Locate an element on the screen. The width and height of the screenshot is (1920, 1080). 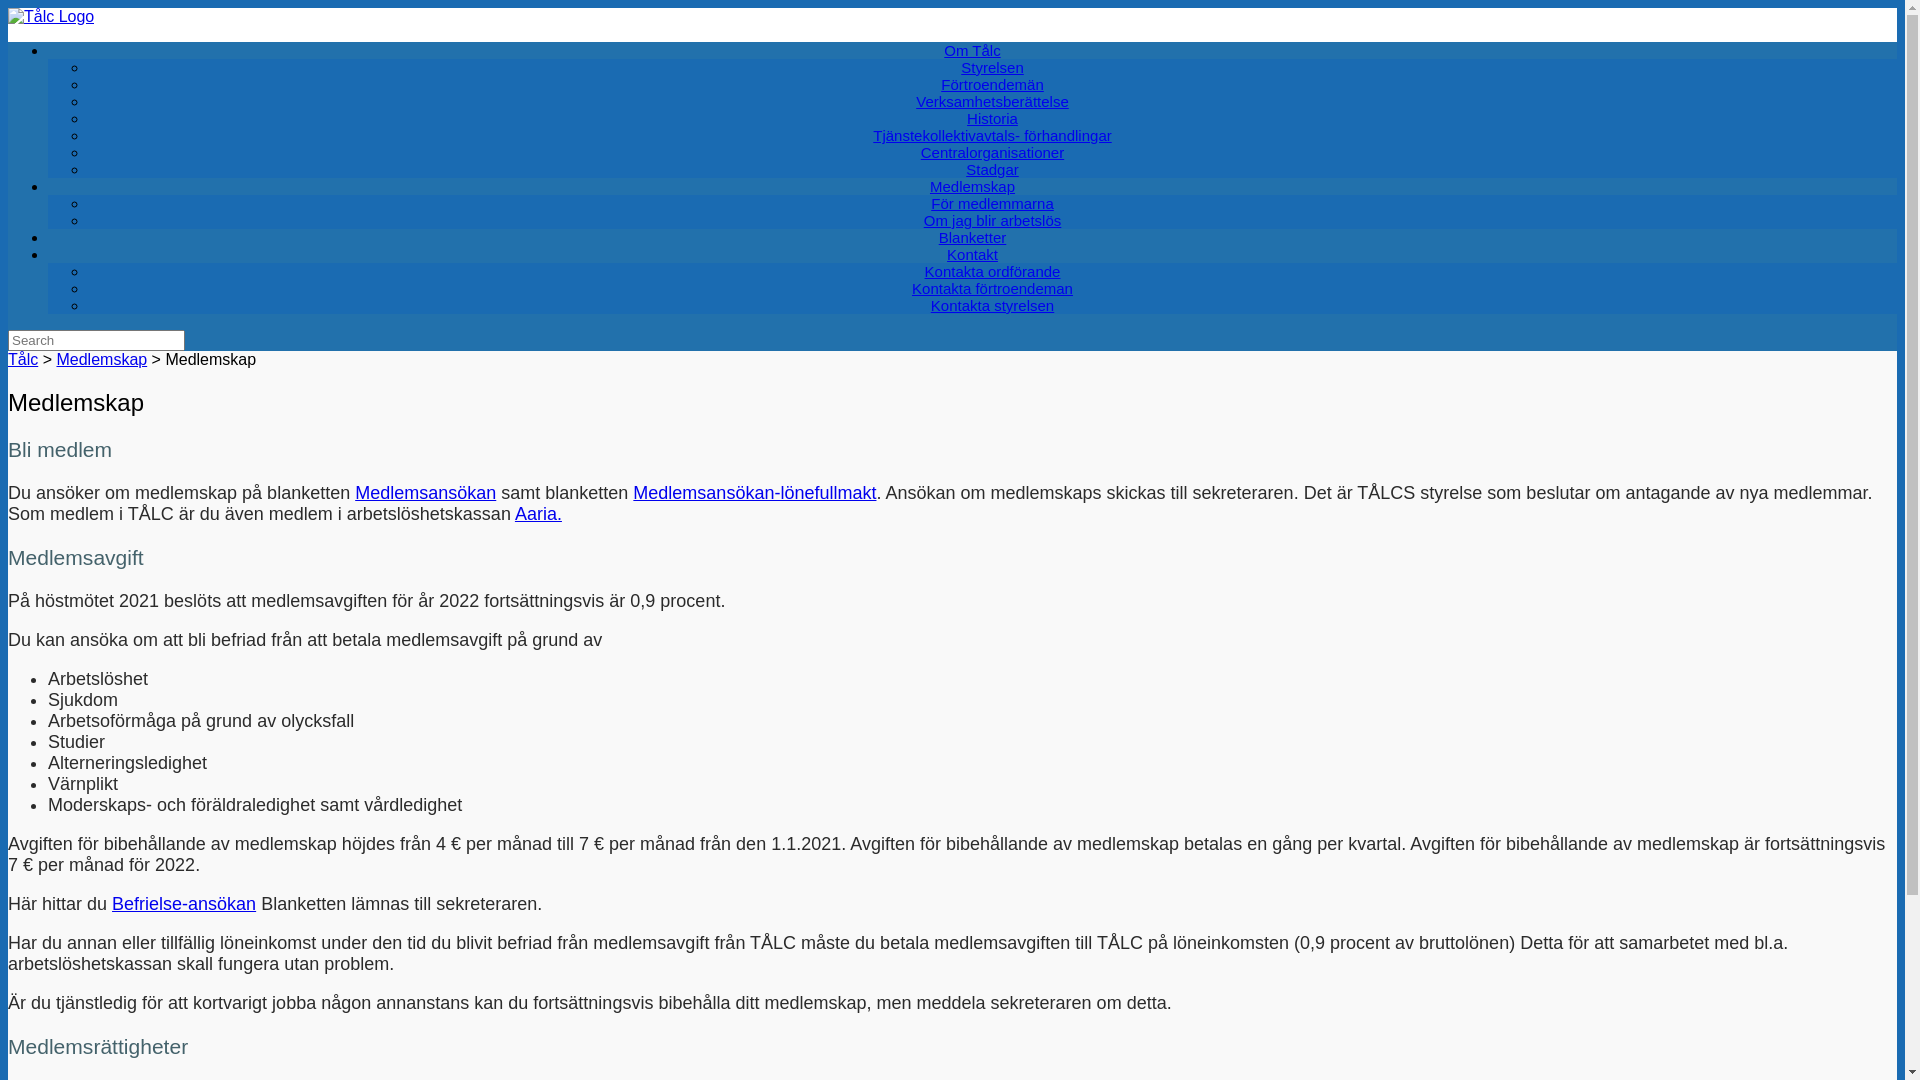
'Historia' is located at coordinates (935, 118).